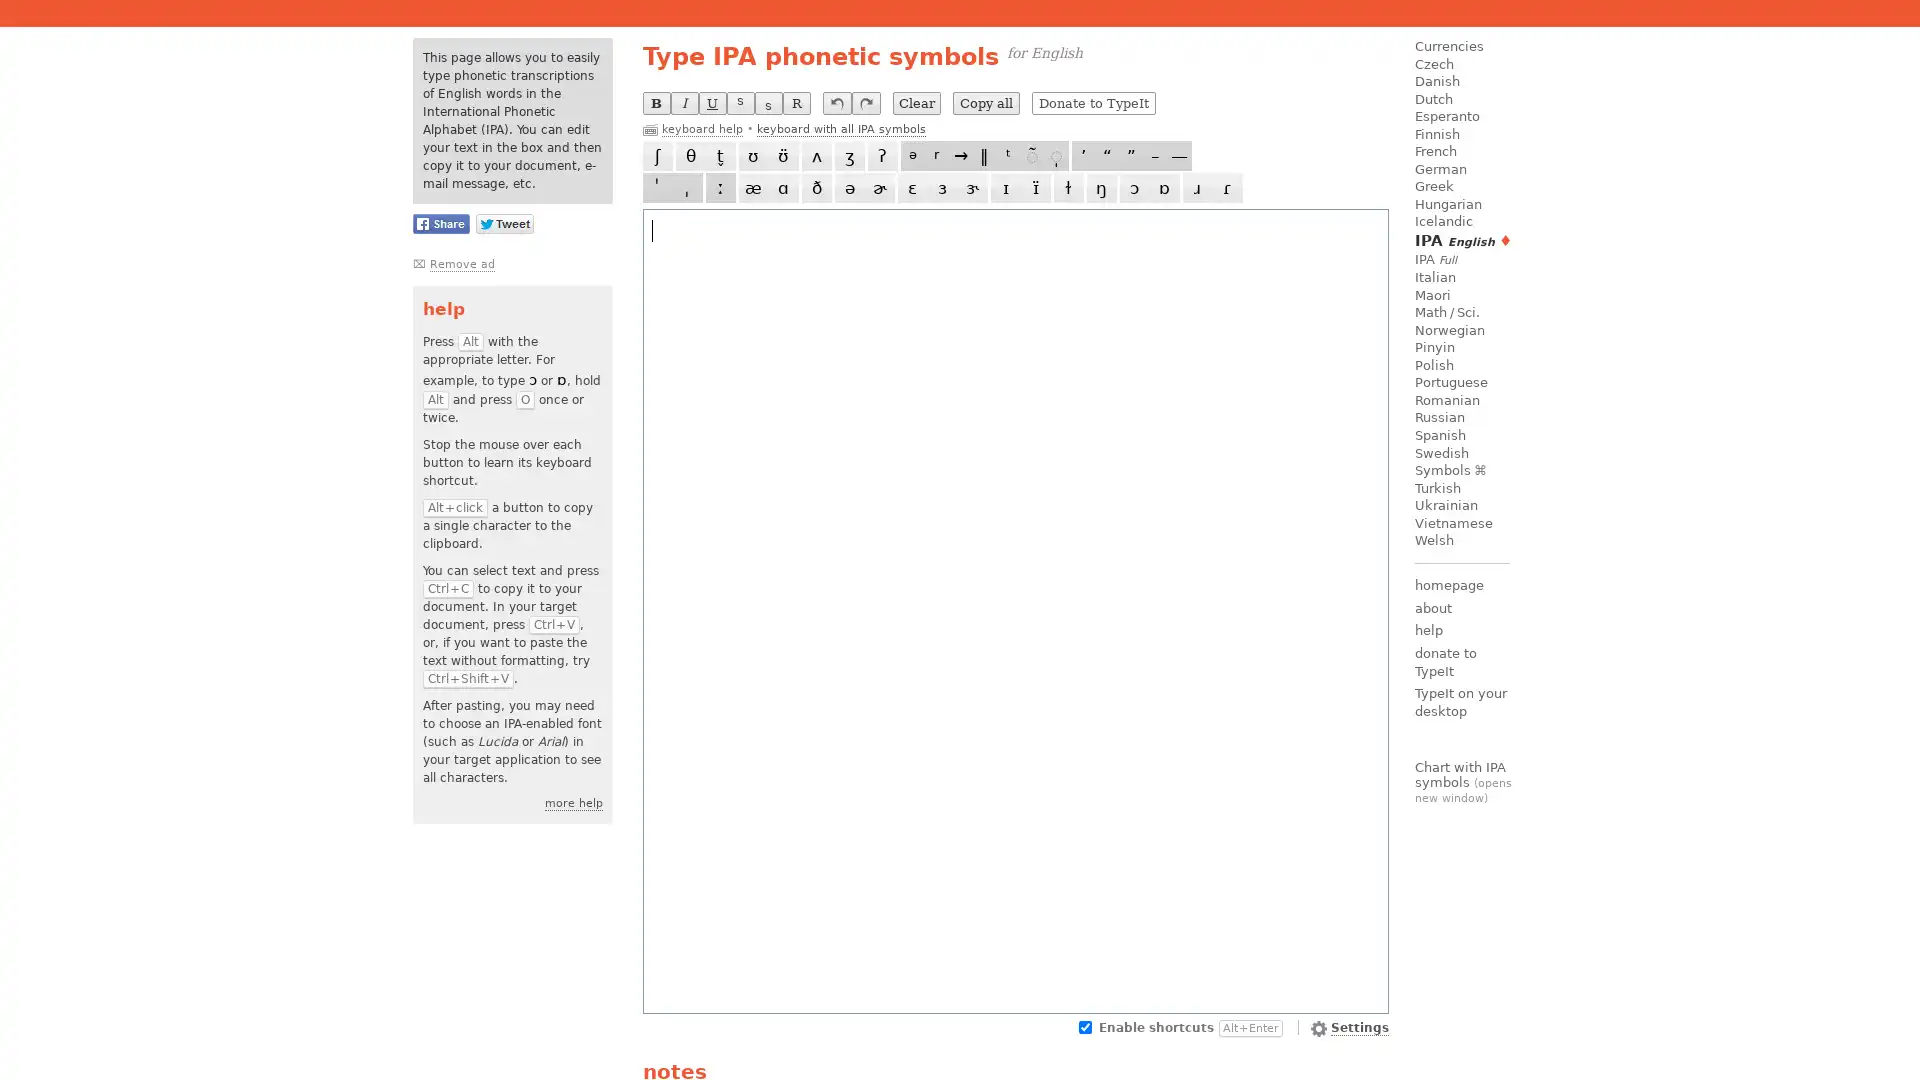 This screenshot has width=1920, height=1080. What do you see at coordinates (767, 103) in the screenshot?
I see `S` at bounding box center [767, 103].